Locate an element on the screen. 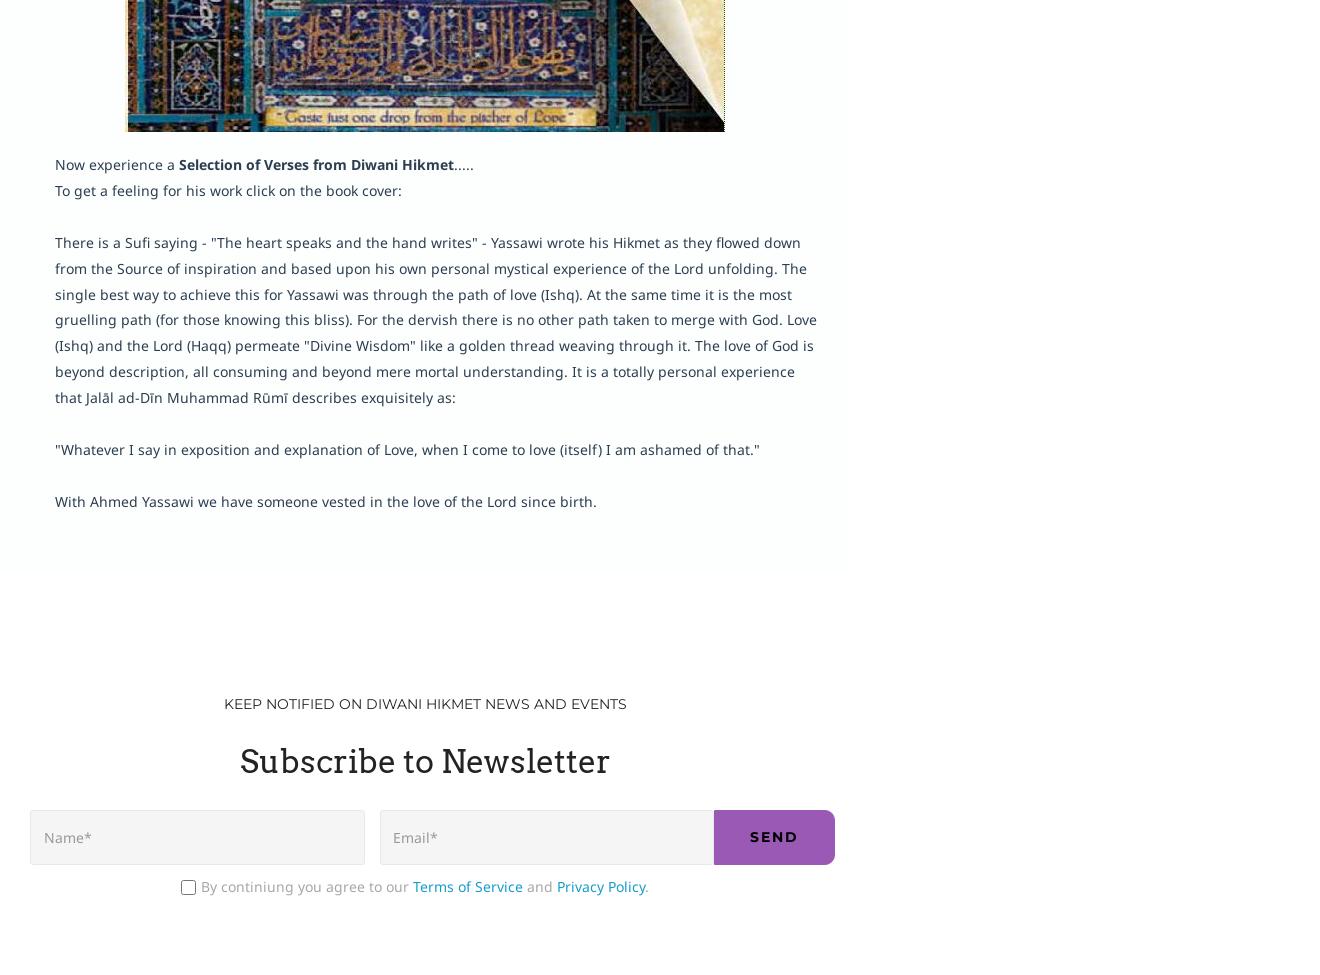  'Privacy Policy' is located at coordinates (600, 885).